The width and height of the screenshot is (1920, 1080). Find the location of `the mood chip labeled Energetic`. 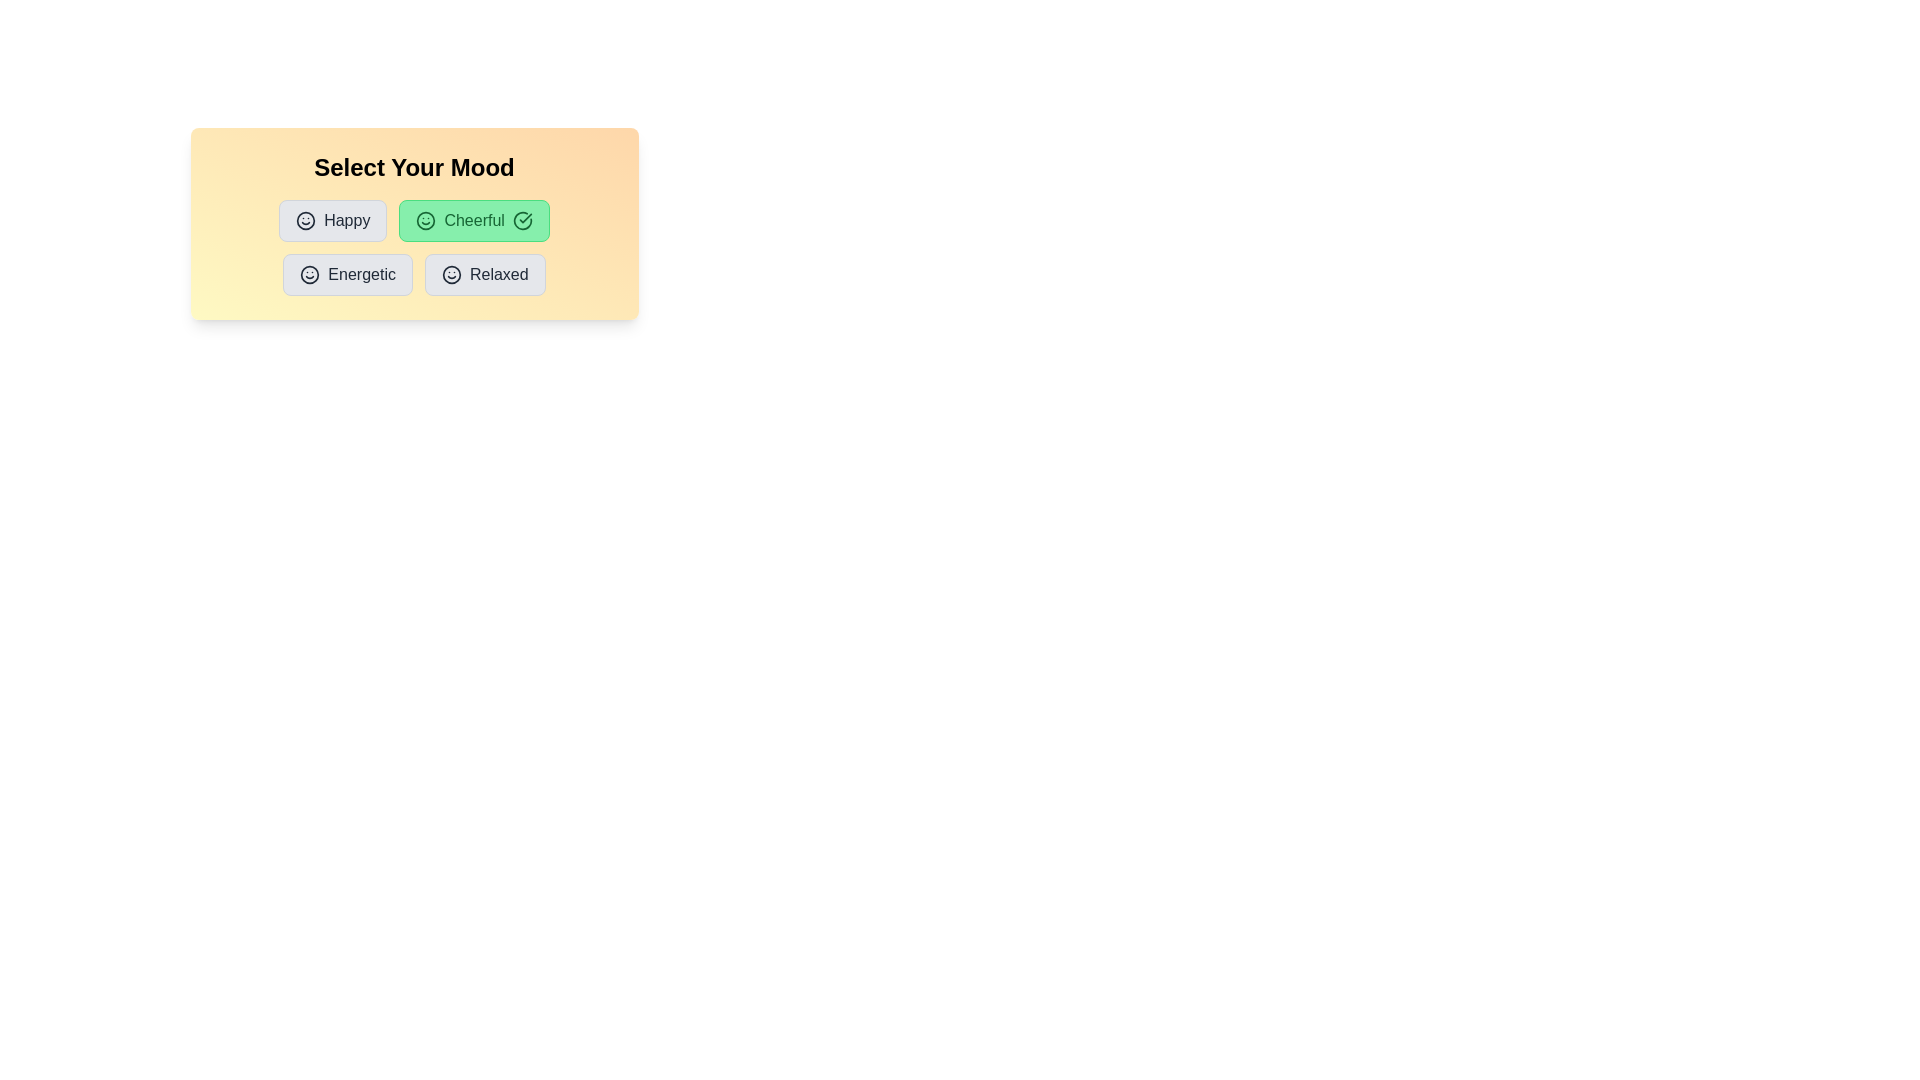

the mood chip labeled Energetic is located at coordinates (348, 274).